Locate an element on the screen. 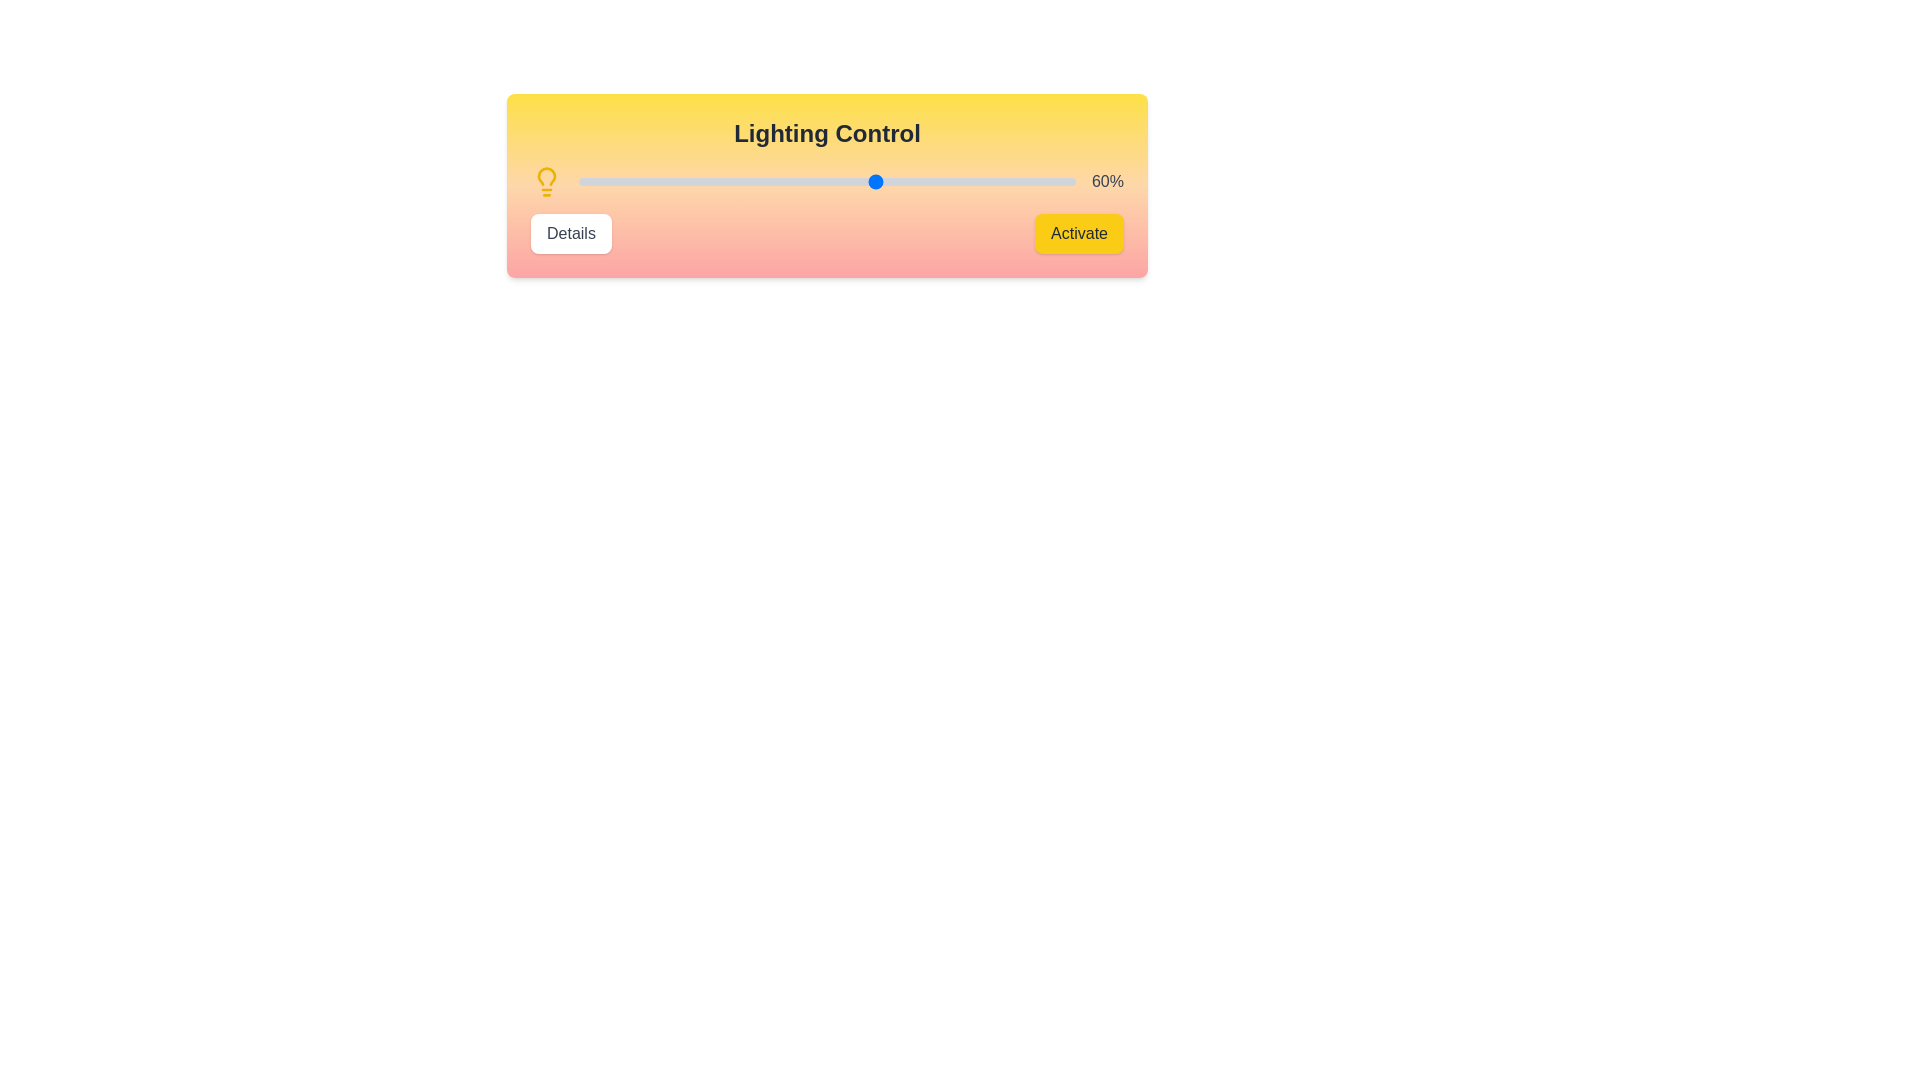 The image size is (1920, 1080). the lighting intensity to 2% by interacting with the slider is located at coordinates (587, 181).